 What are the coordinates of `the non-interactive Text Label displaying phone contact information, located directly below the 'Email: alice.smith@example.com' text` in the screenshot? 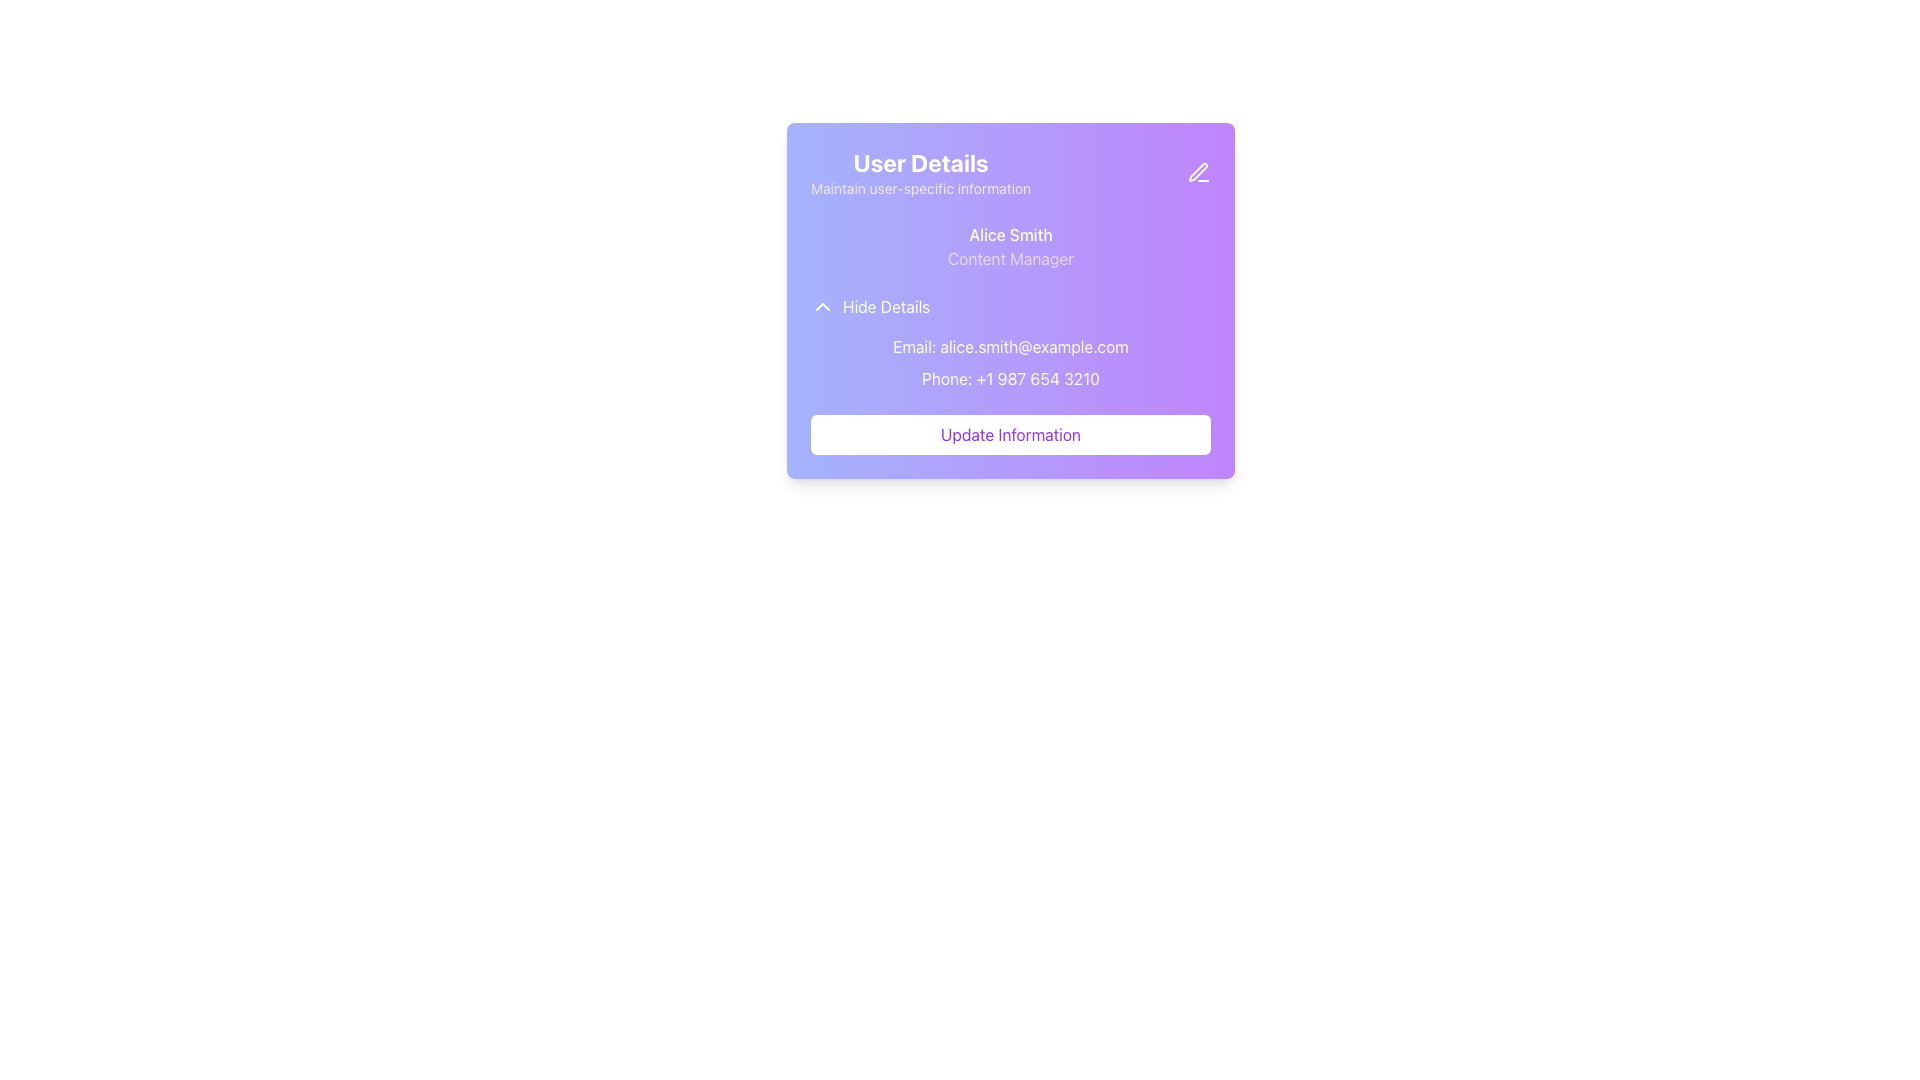 It's located at (1011, 378).